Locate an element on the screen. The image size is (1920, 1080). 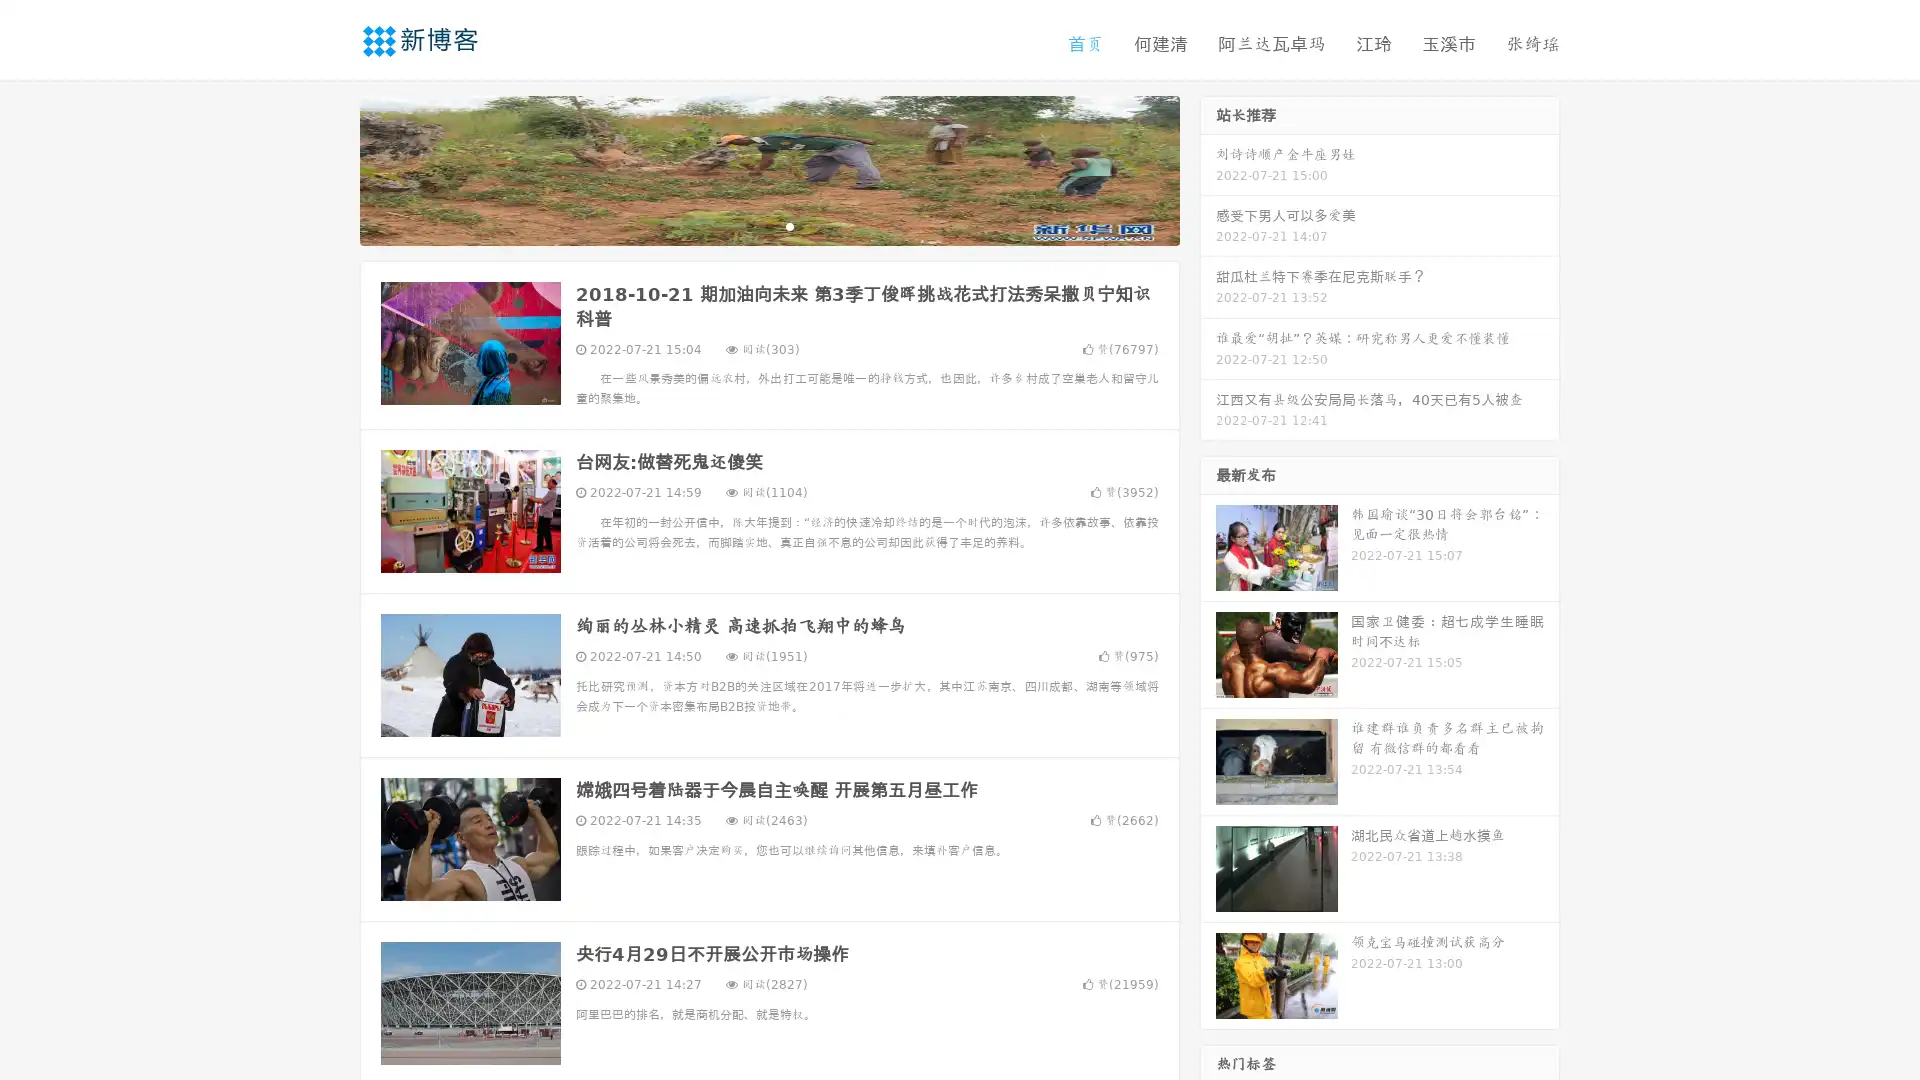
Next slide is located at coordinates (1208, 168).